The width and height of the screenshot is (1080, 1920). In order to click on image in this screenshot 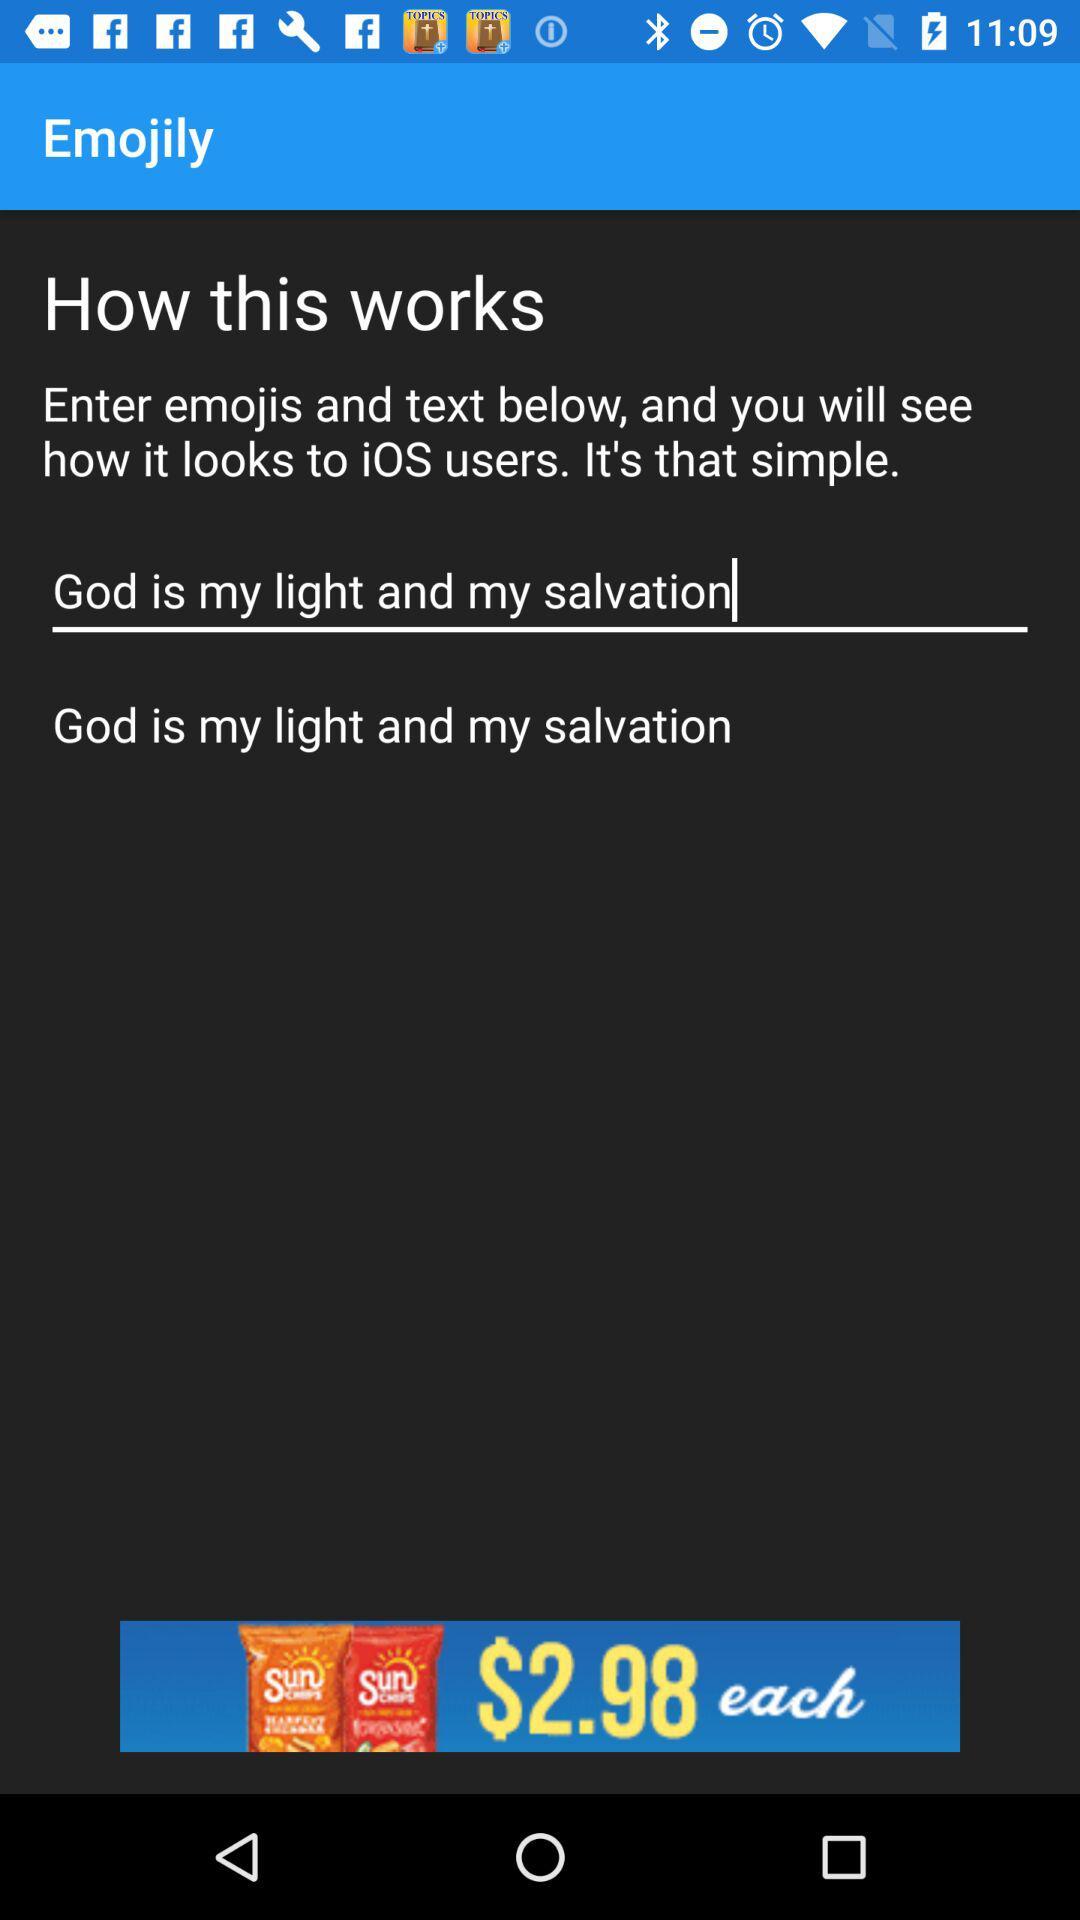, I will do `click(540, 1685)`.